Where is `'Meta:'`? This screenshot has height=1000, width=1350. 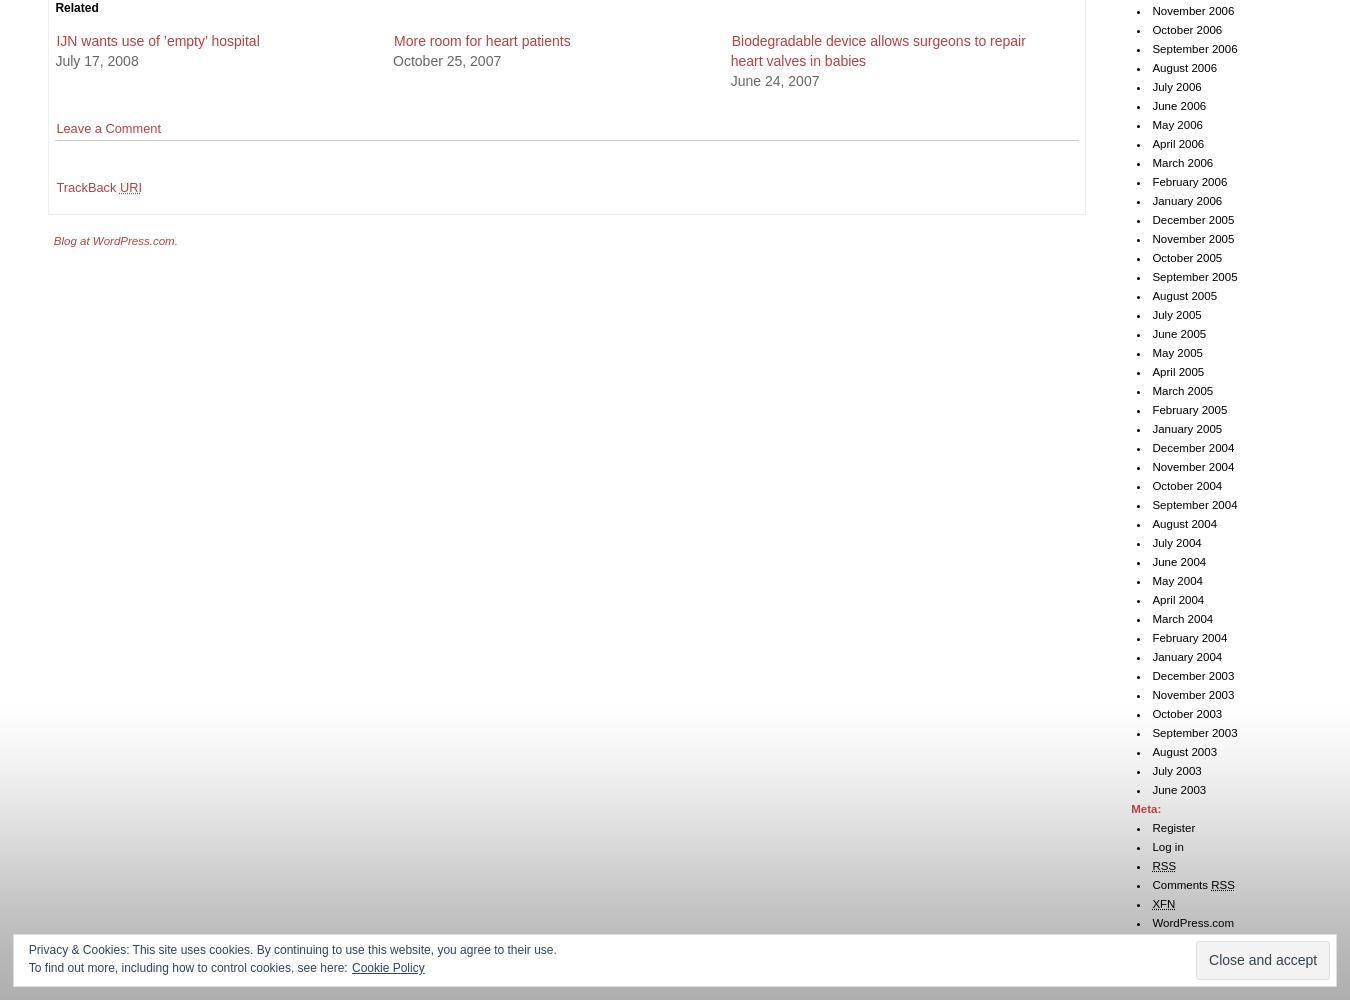 'Meta:' is located at coordinates (1145, 809).